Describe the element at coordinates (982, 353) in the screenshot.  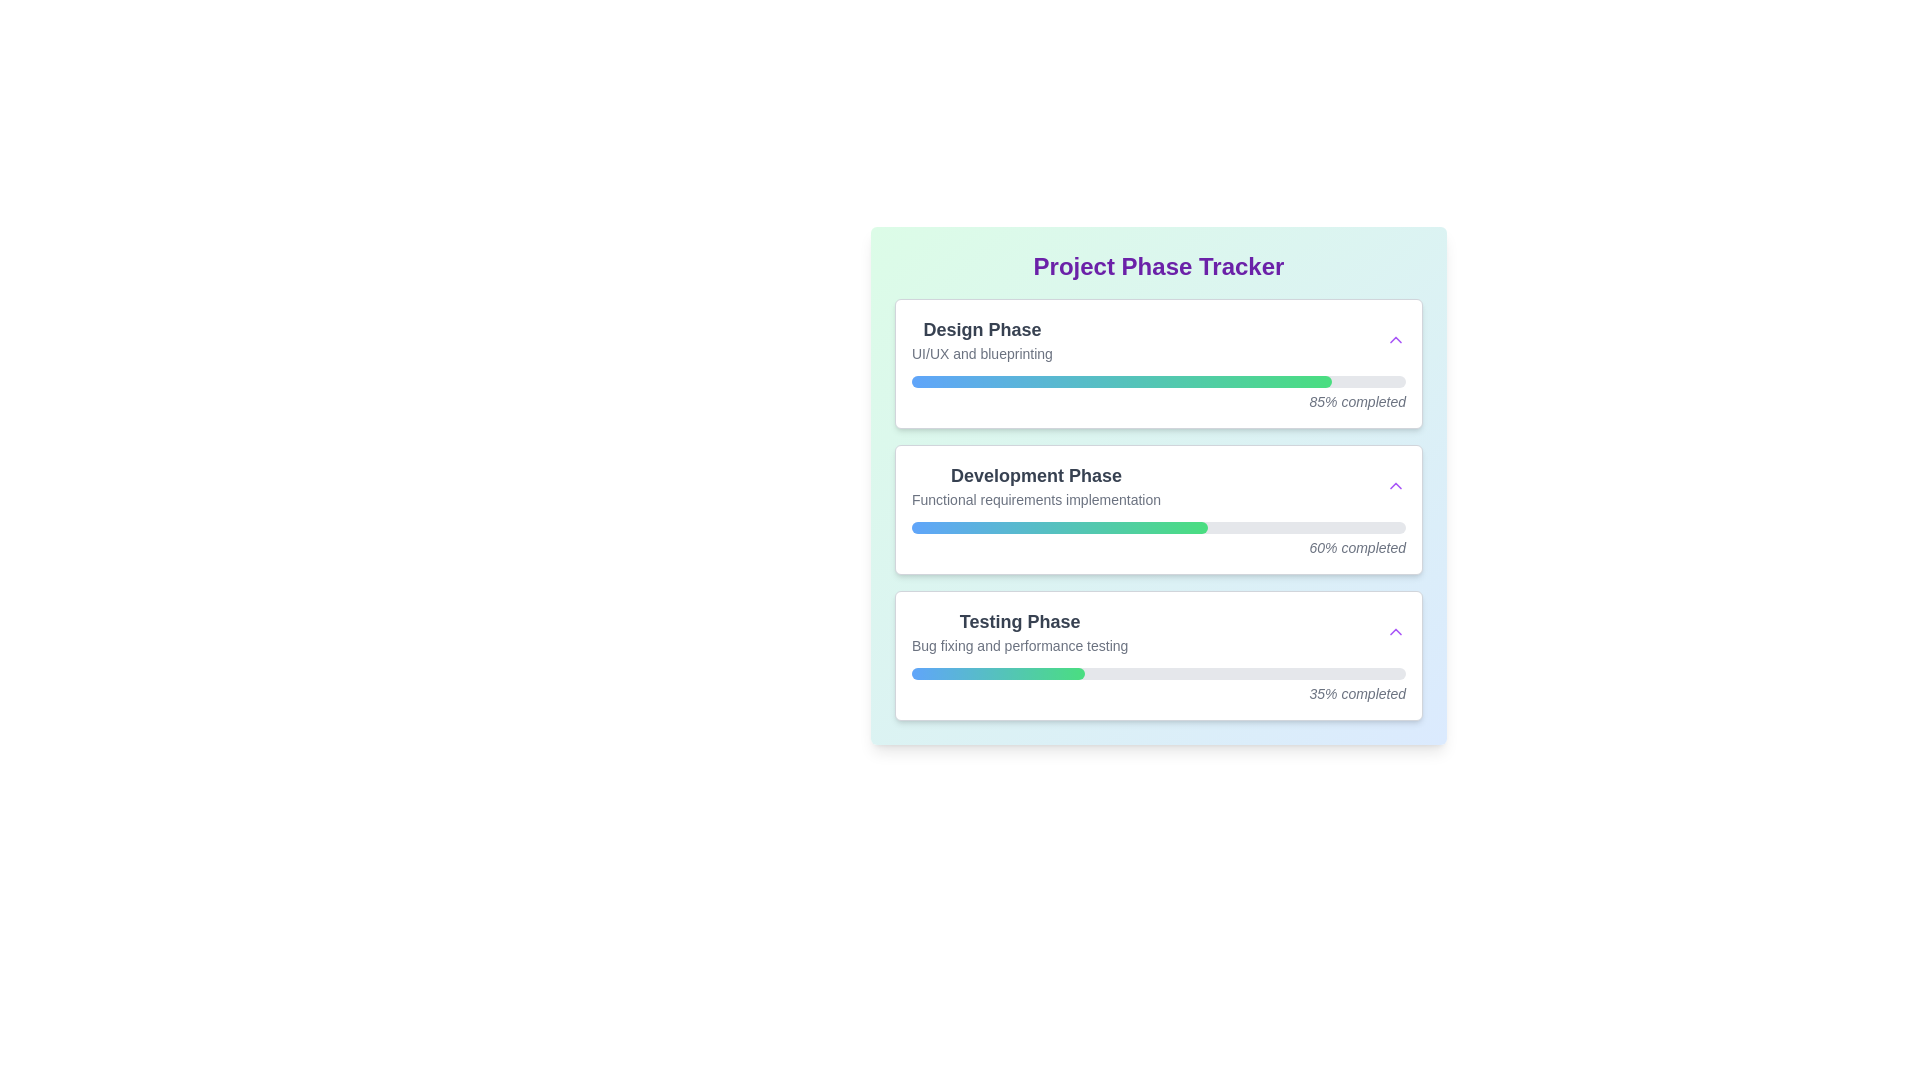
I see `text label 'UI/UX and blueprinting' located below the 'Design Phase' heading in the top-left section of the interface` at that location.